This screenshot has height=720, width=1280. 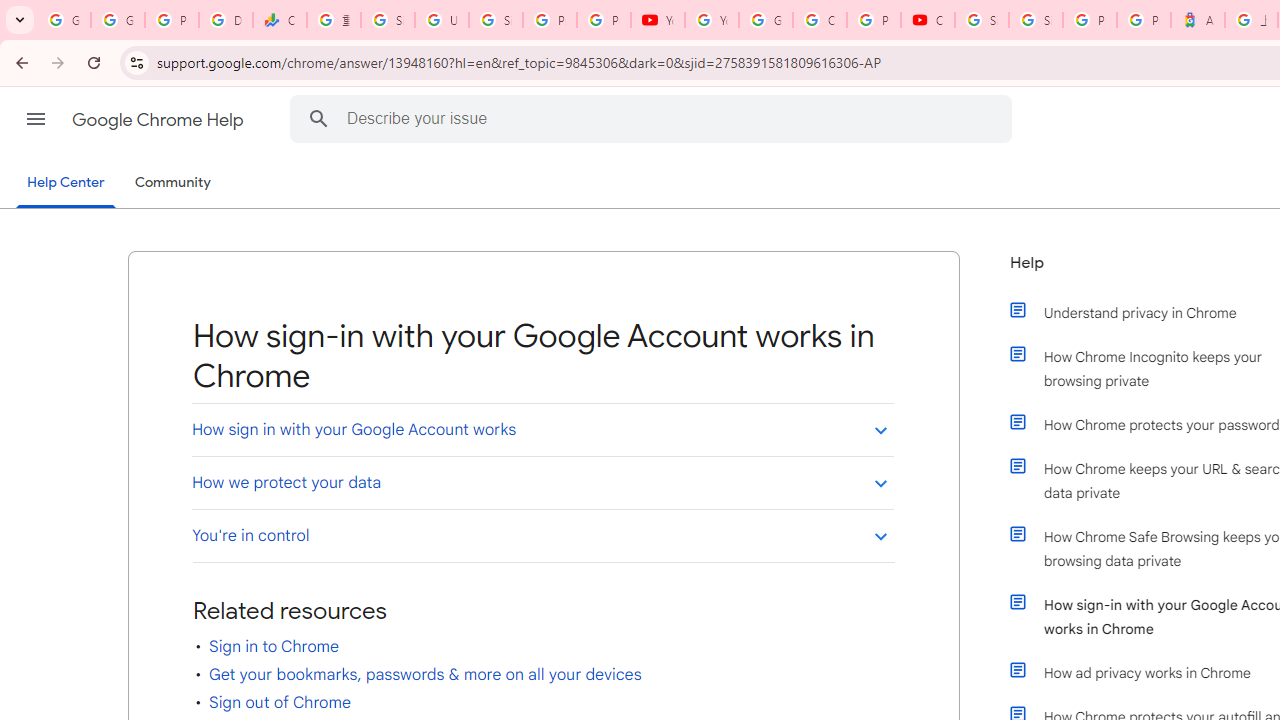 What do you see at coordinates (927, 20) in the screenshot?
I see `'Content Creator Programs & Opportunities - YouTube Creators'` at bounding box center [927, 20].